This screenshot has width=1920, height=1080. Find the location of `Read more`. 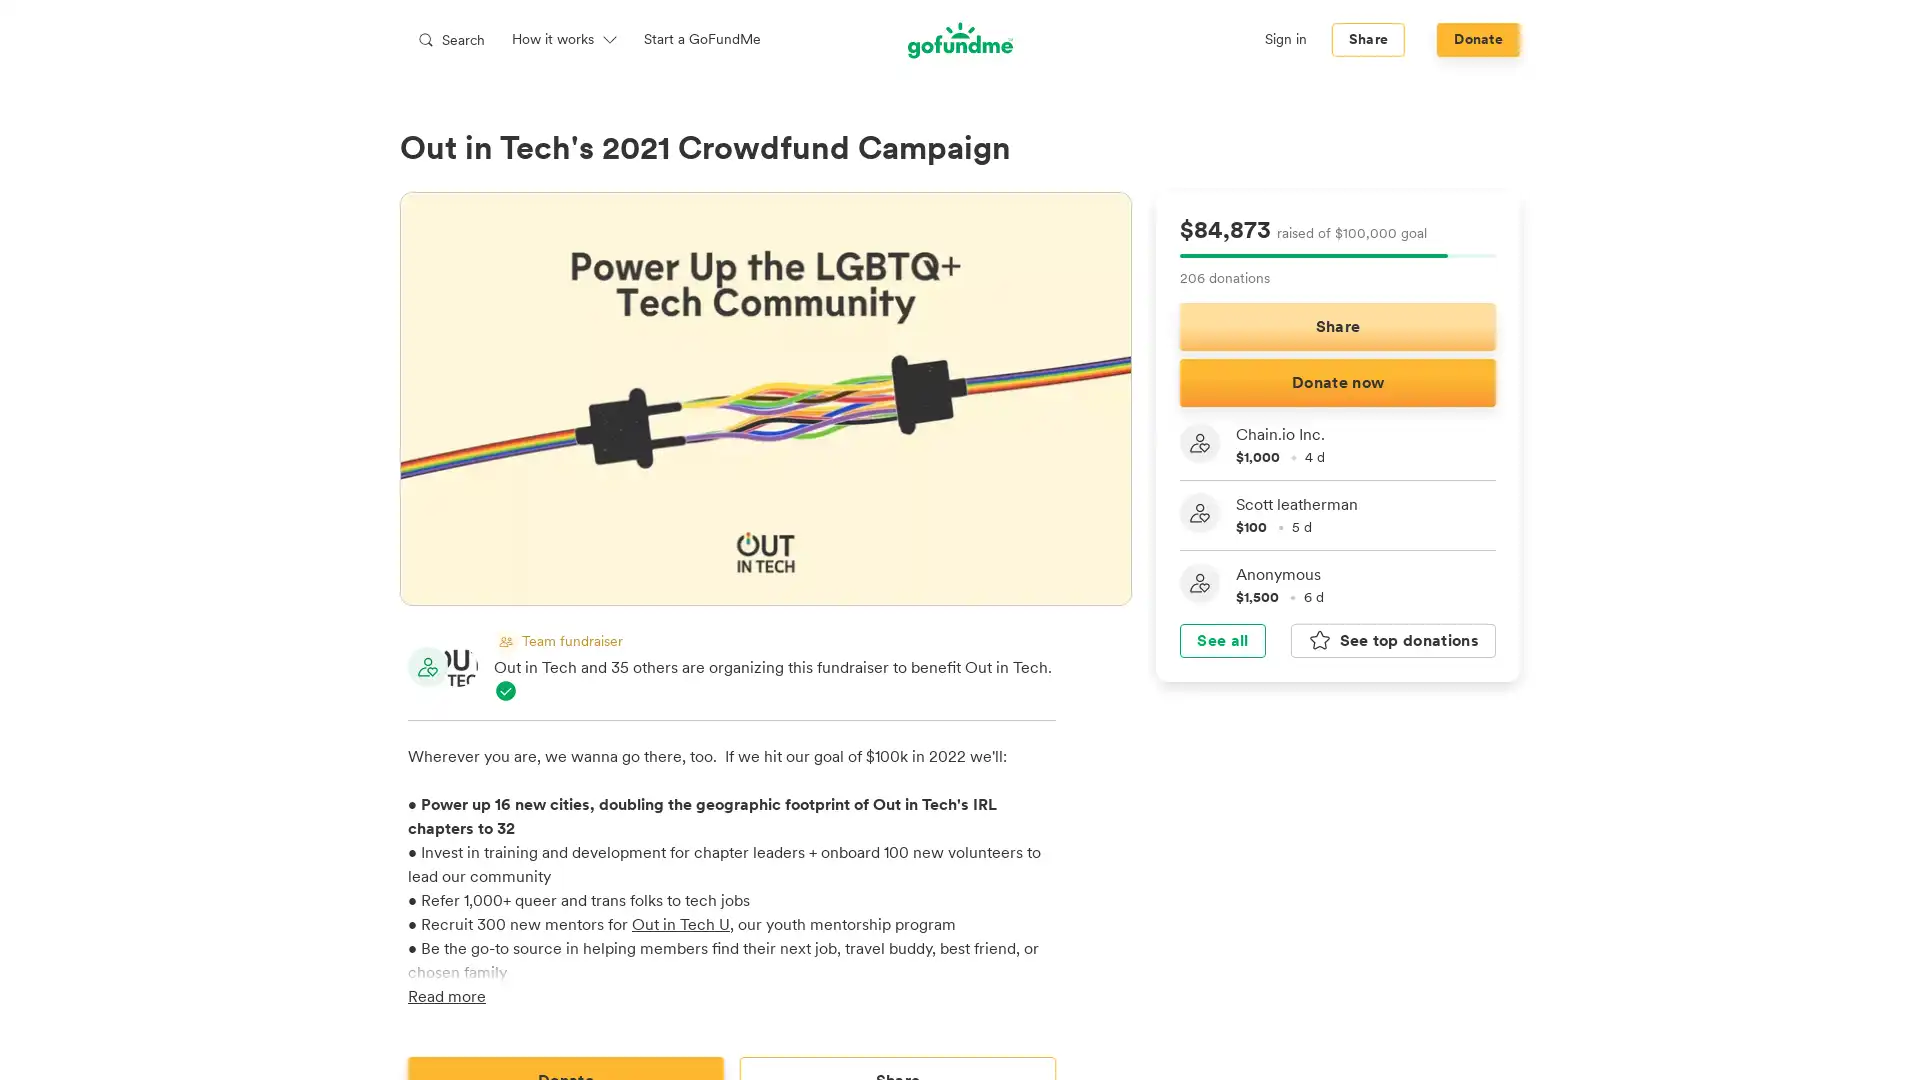

Read more is located at coordinates (445, 995).